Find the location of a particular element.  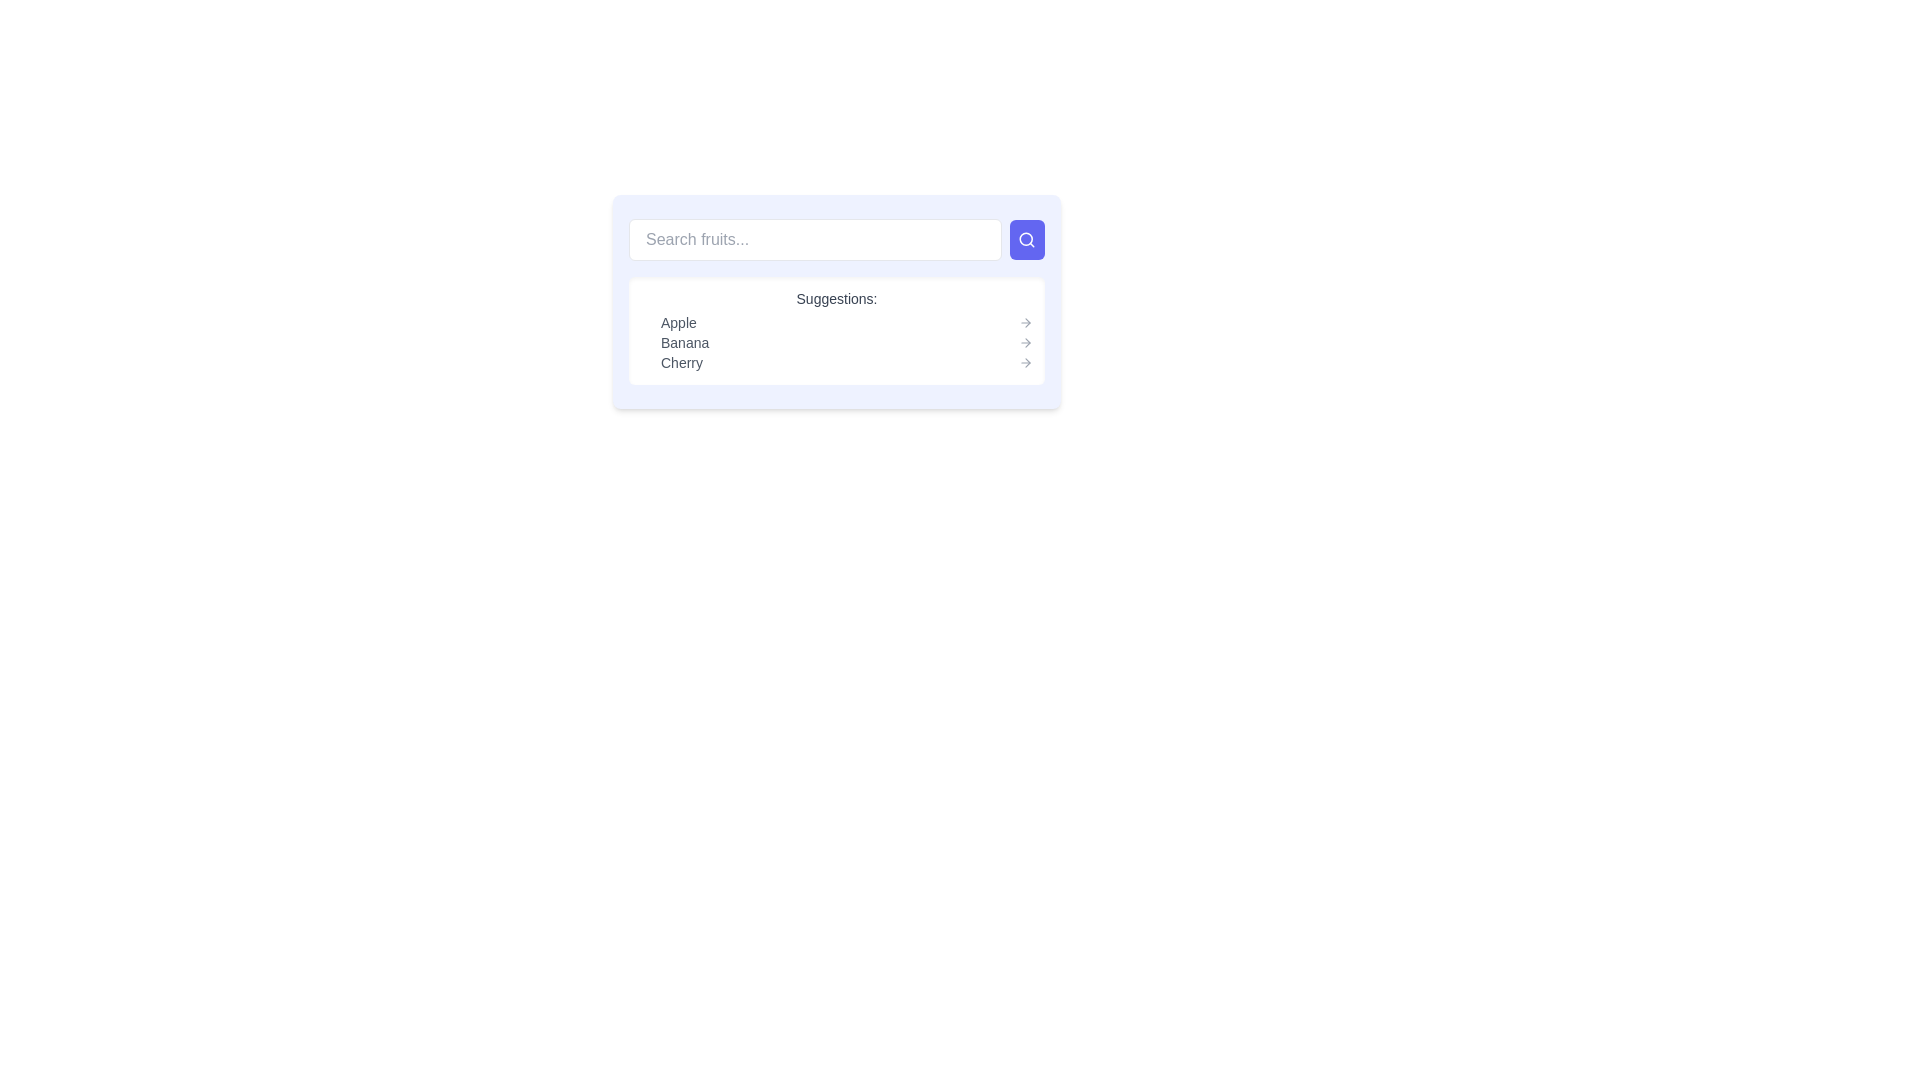

the arrow icon located to the far right of the text 'Banana' in the suggestion list is located at coordinates (1026, 342).